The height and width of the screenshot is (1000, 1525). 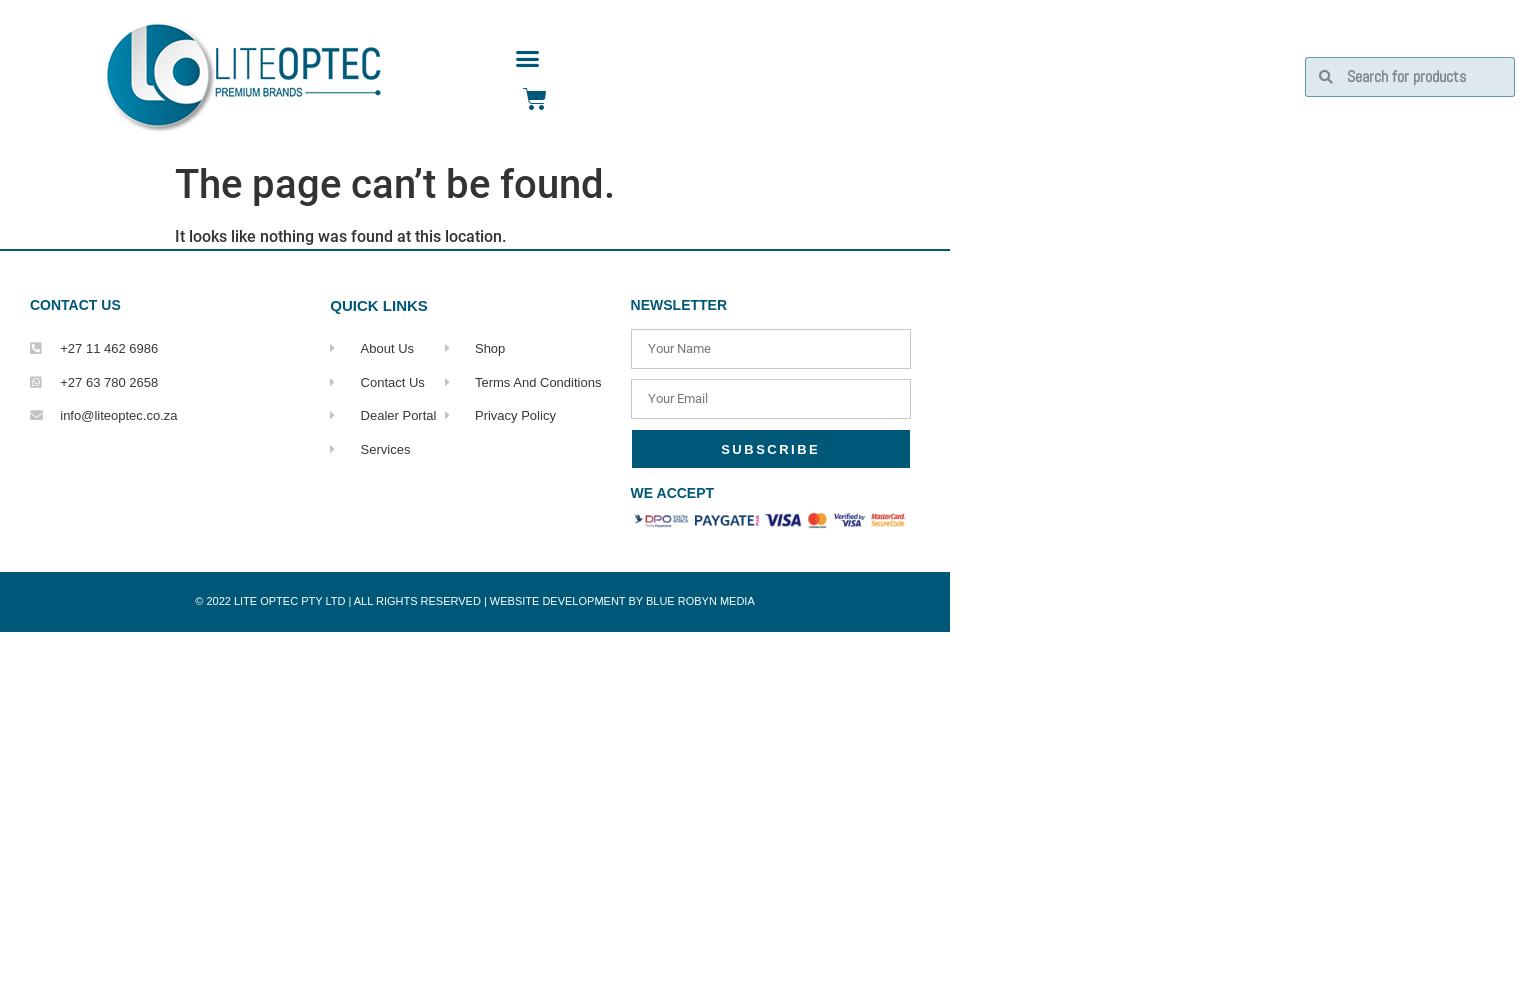 I want to click on 'The page can’t be found.', so click(x=393, y=184).